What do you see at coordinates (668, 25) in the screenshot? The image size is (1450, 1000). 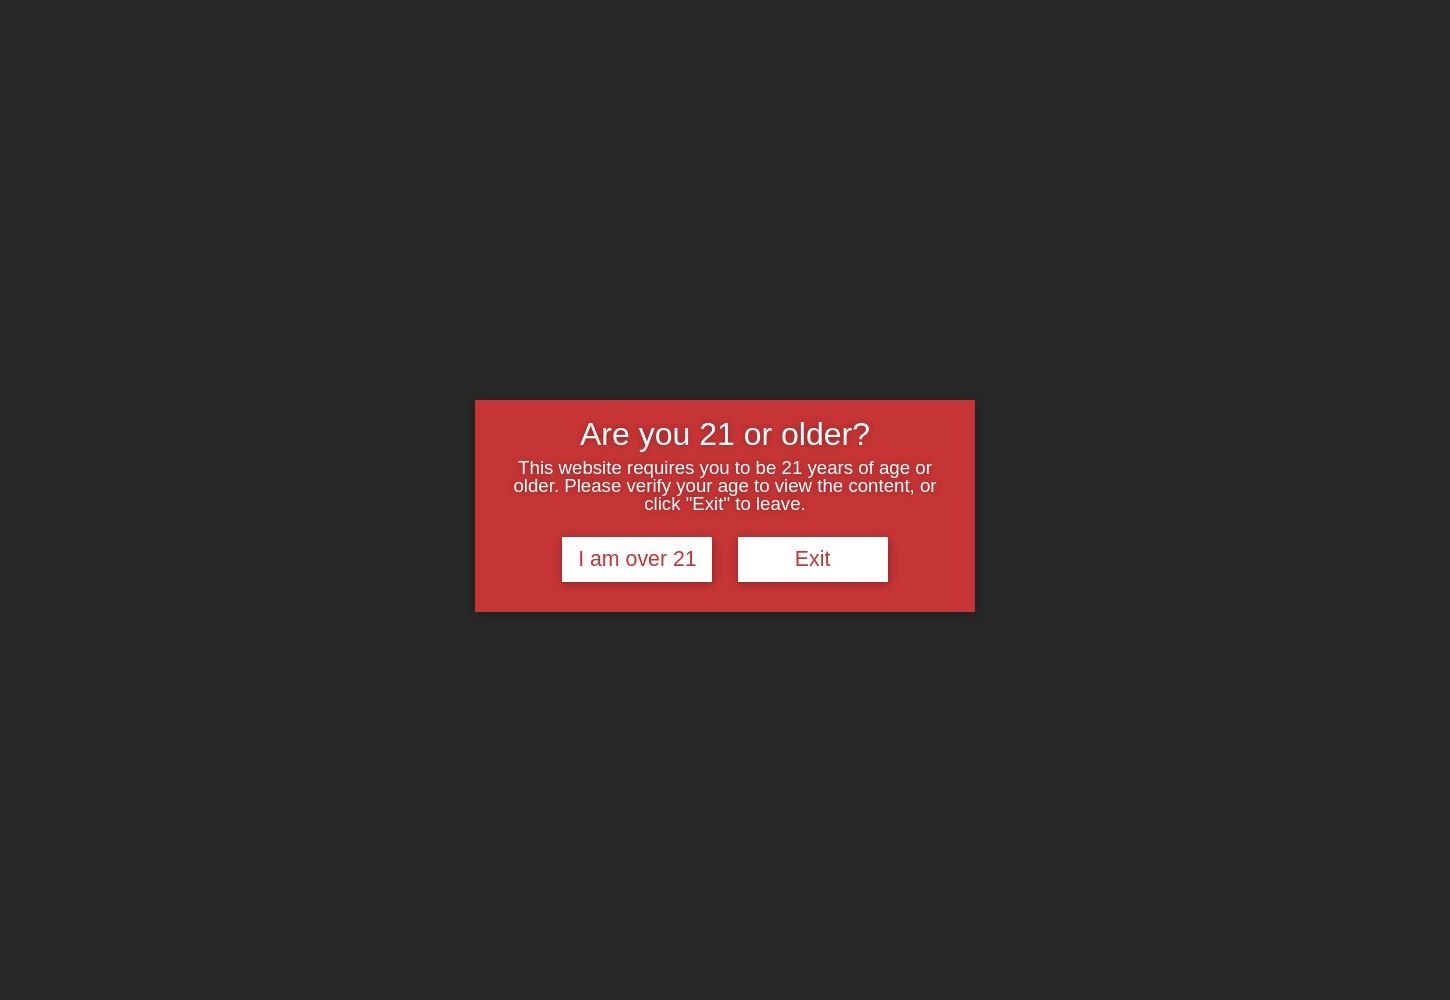 I see `'Angels Share'` at bounding box center [668, 25].